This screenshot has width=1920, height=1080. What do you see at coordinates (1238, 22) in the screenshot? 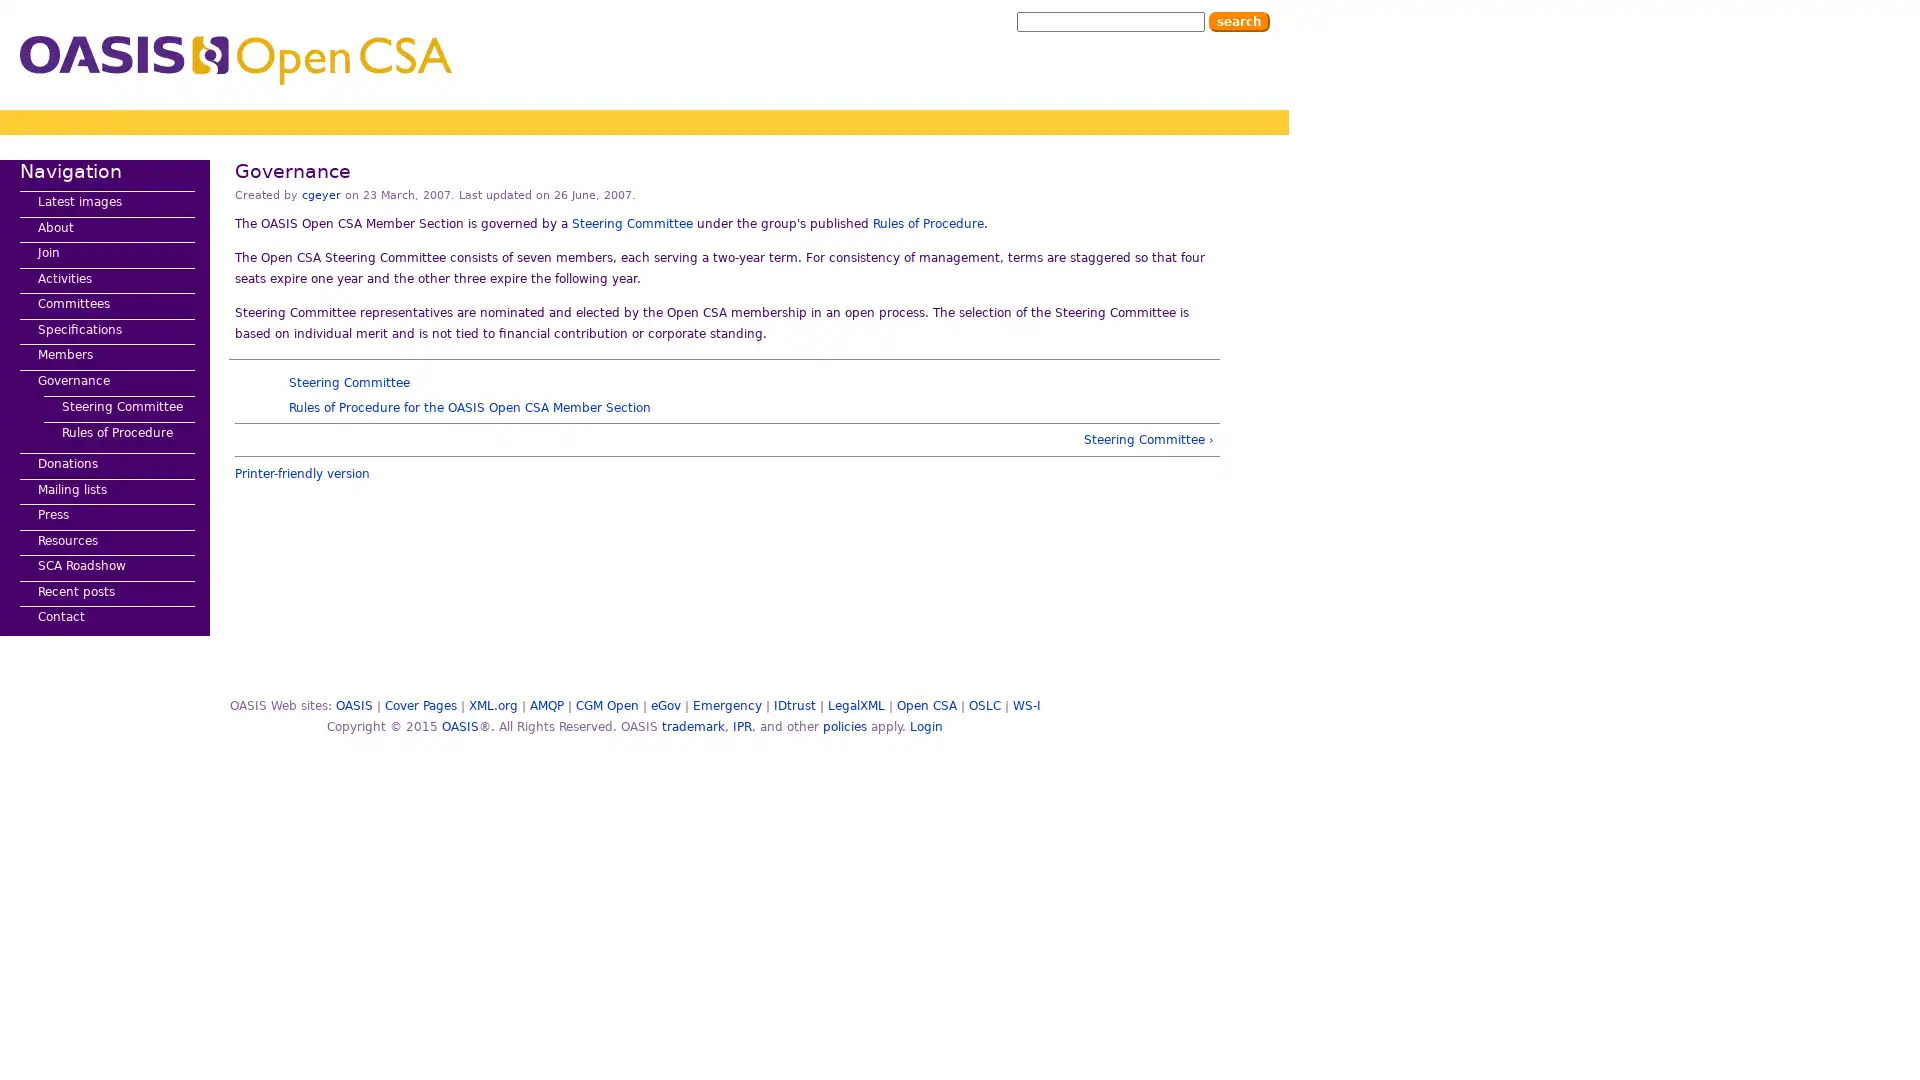
I see `Search` at bounding box center [1238, 22].